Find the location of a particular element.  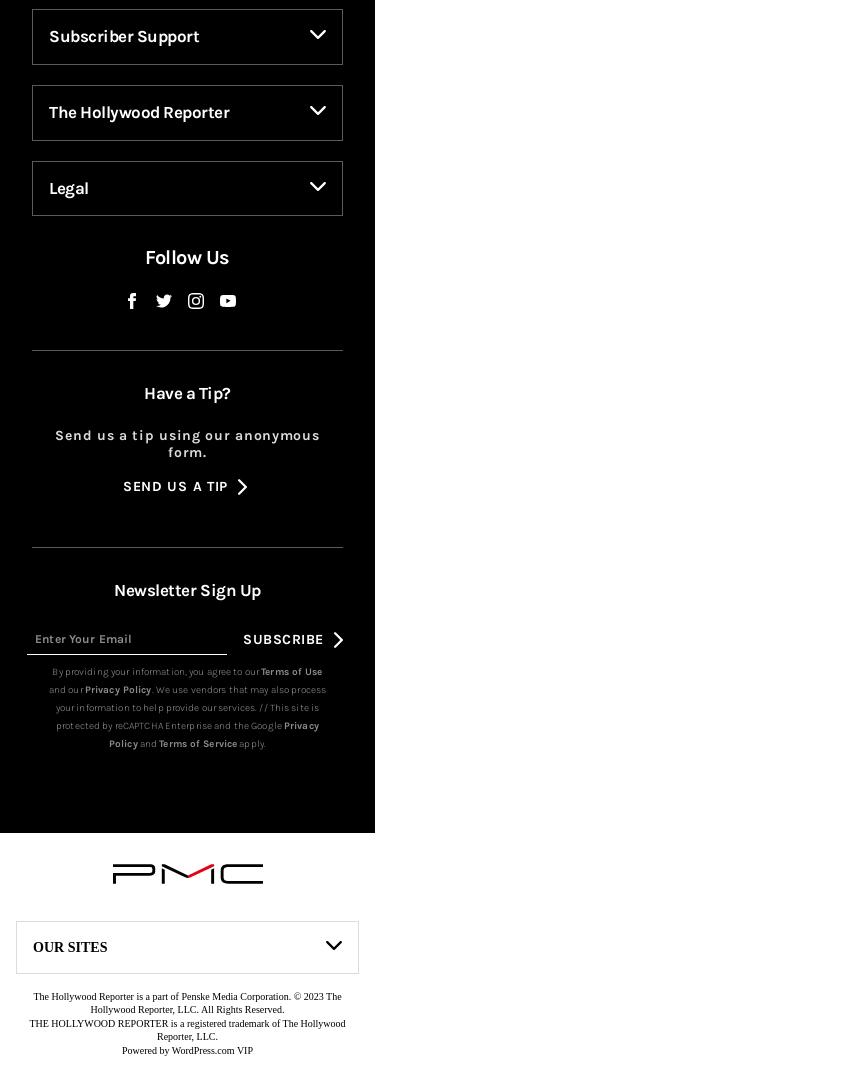

'Subscribe' is located at coordinates (282, 671).